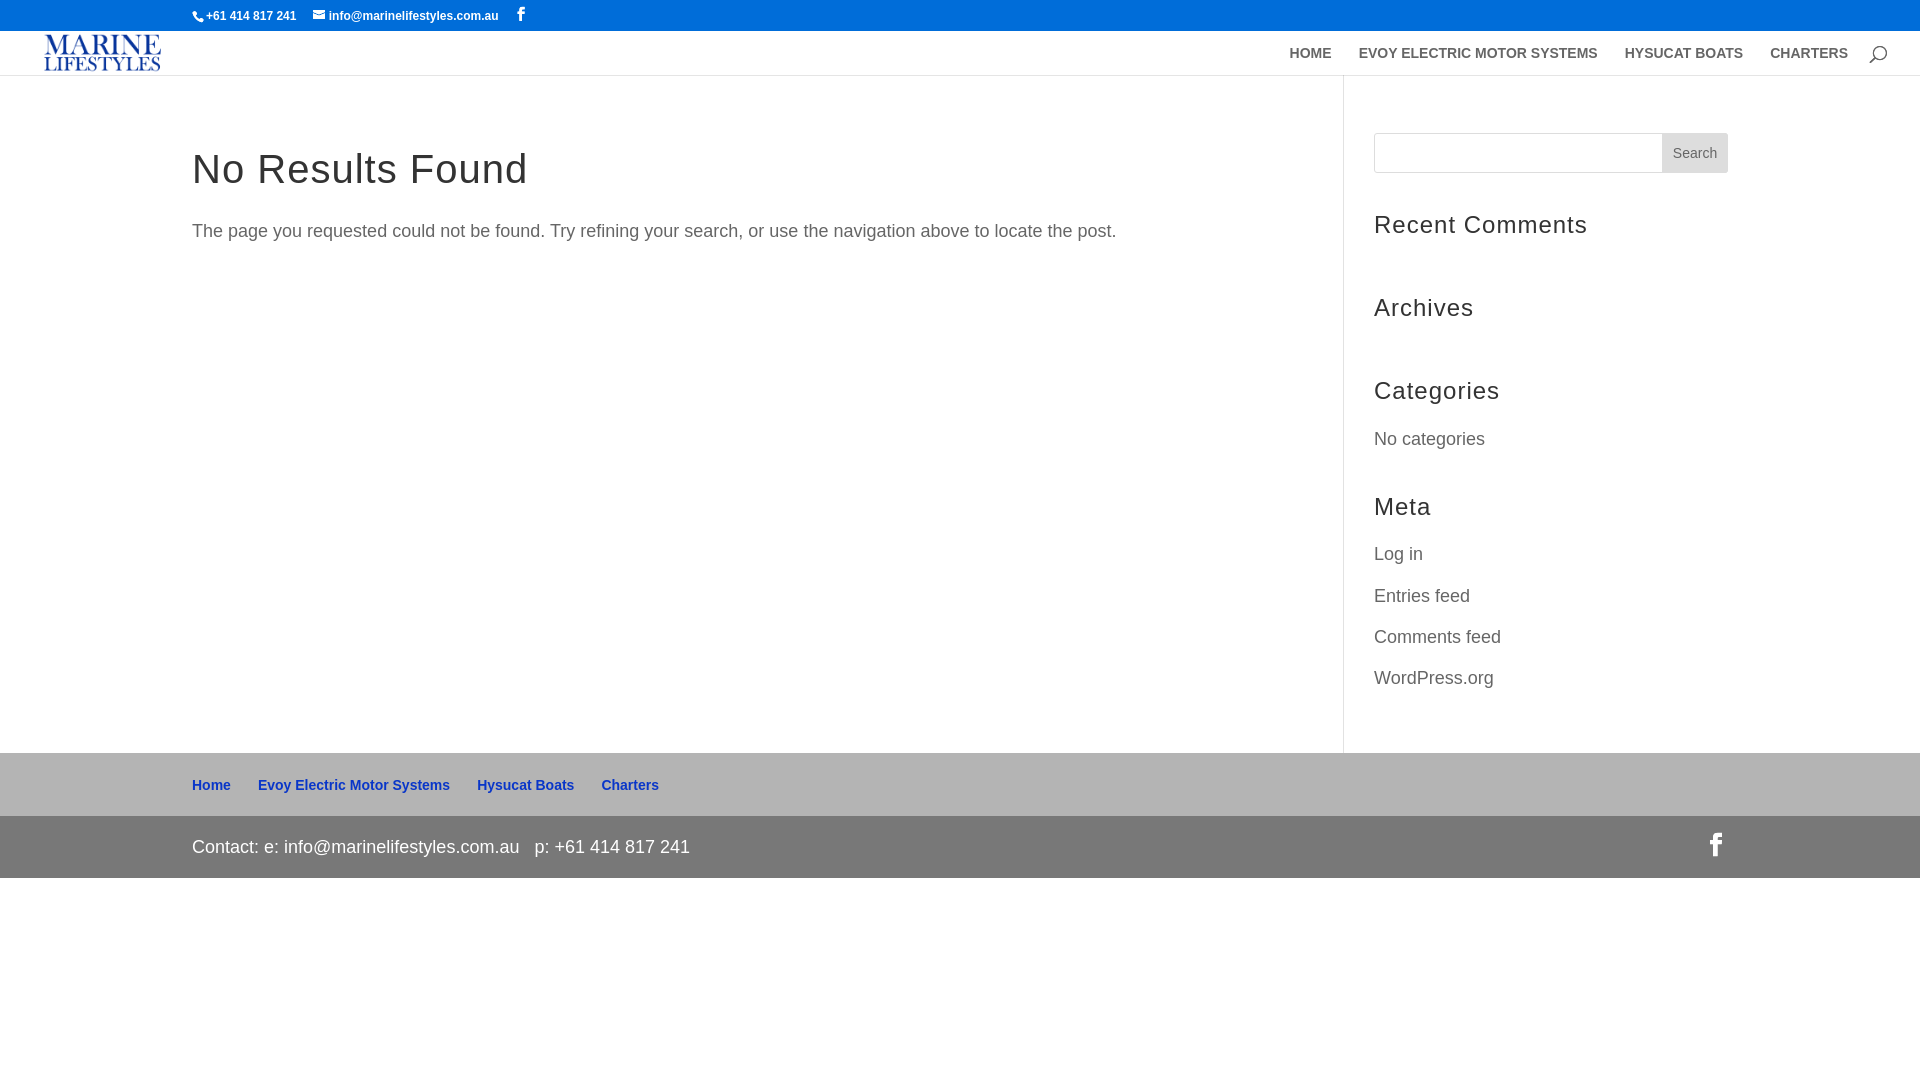 The height and width of the screenshot is (1080, 1920). What do you see at coordinates (1683, 59) in the screenshot?
I see `'HYSUCAT BOATS'` at bounding box center [1683, 59].